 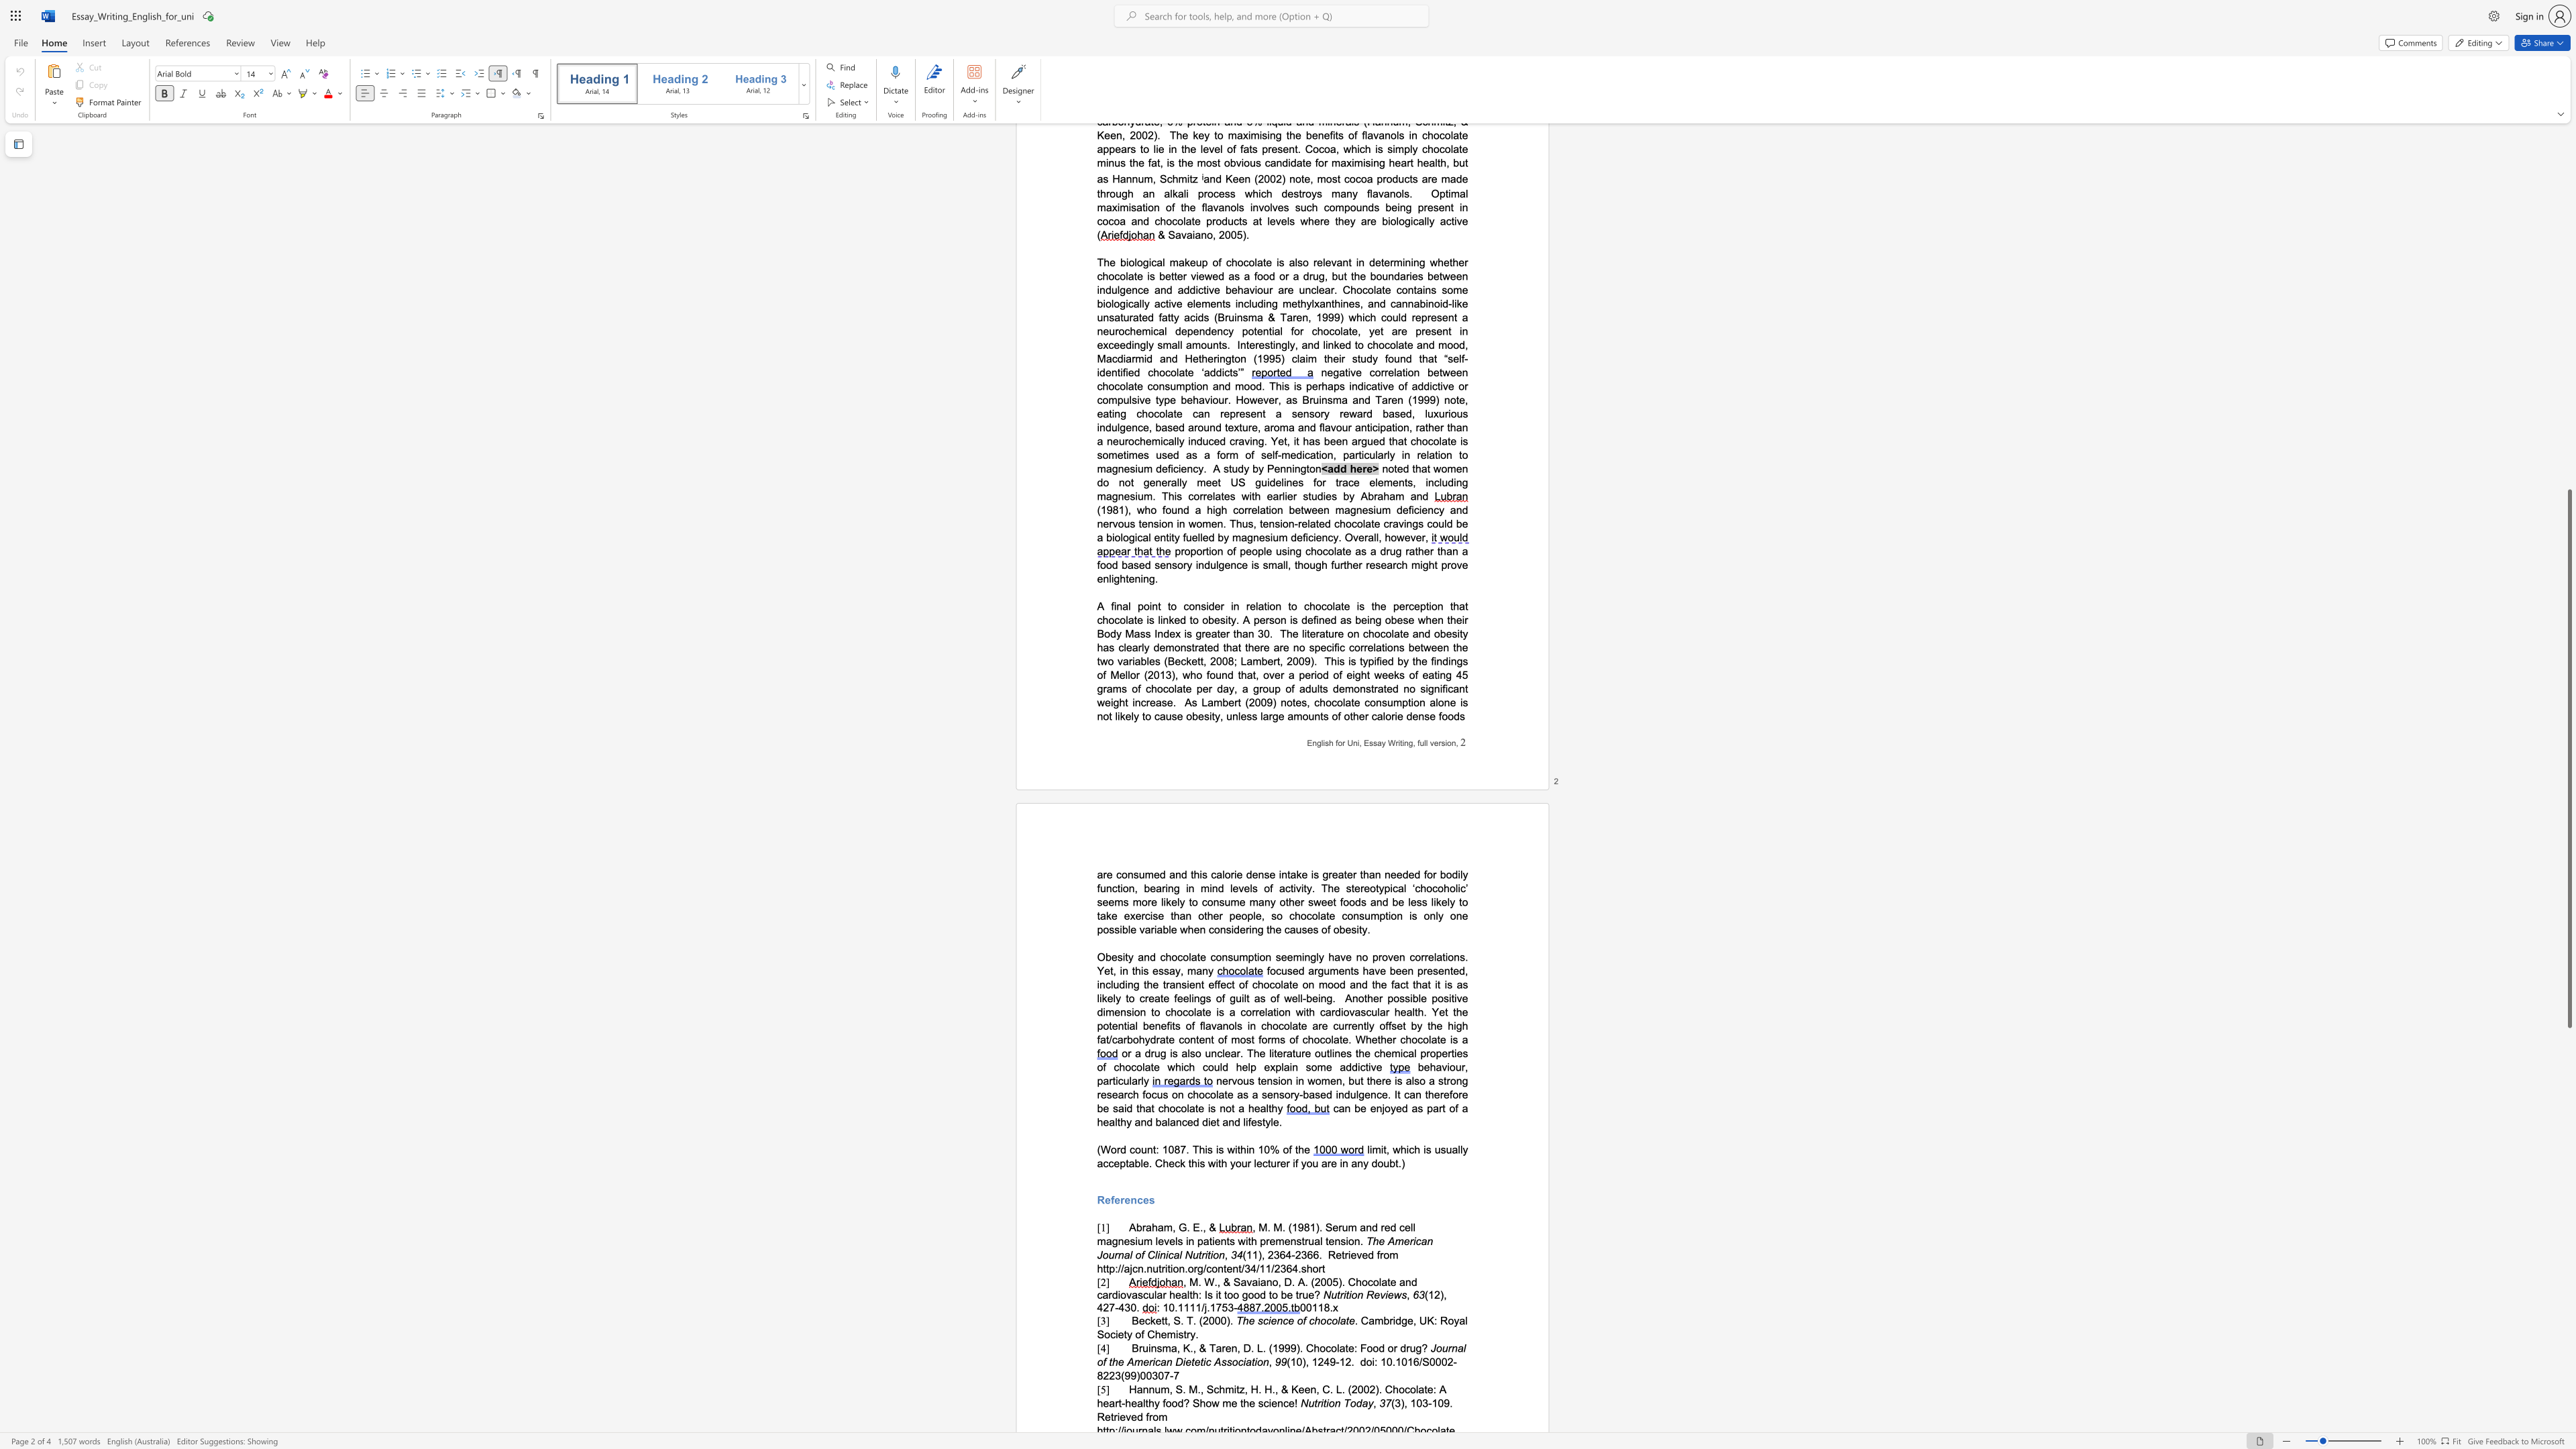 I want to click on the scrollbar on the right to shift the page higher, so click(x=2568, y=287).